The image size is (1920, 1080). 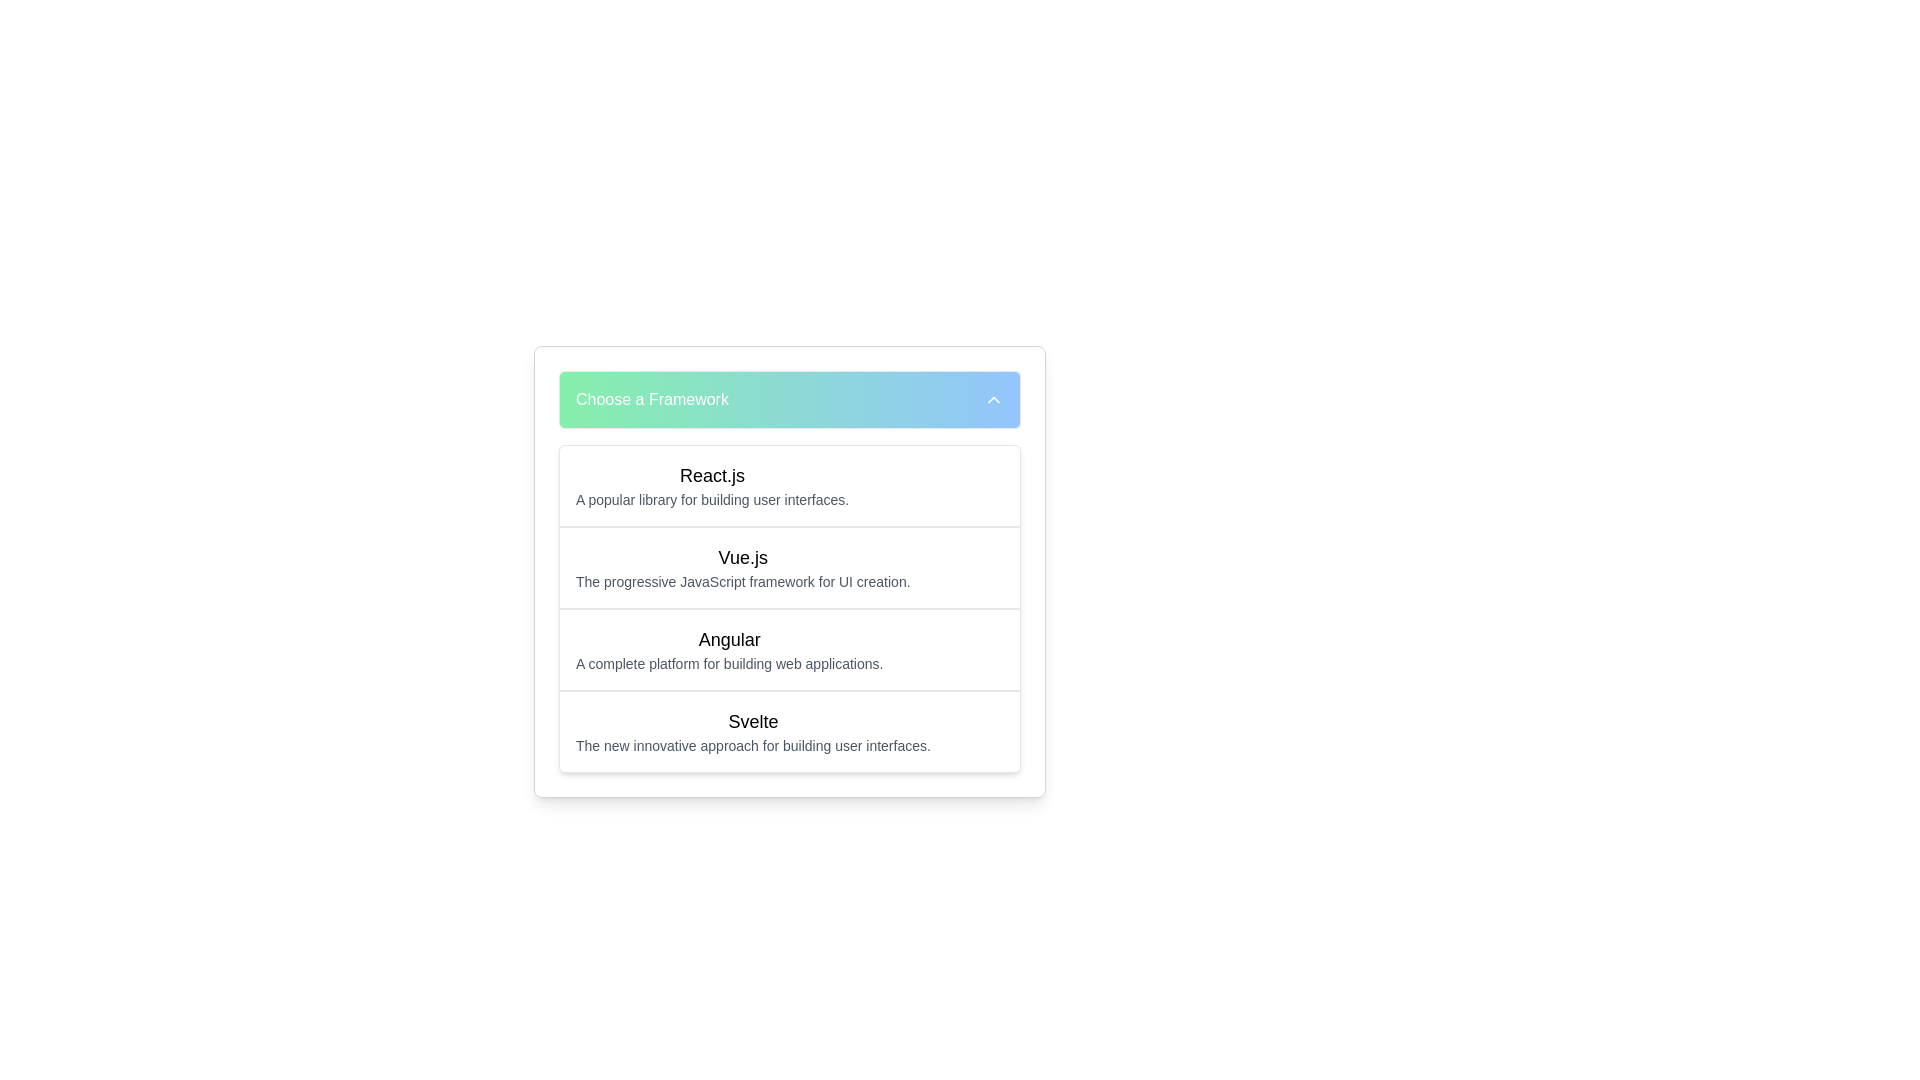 I want to click on the text label providing additional context about the 'React.js' framework, located directly below the 'React.js' header, so click(x=712, y=499).